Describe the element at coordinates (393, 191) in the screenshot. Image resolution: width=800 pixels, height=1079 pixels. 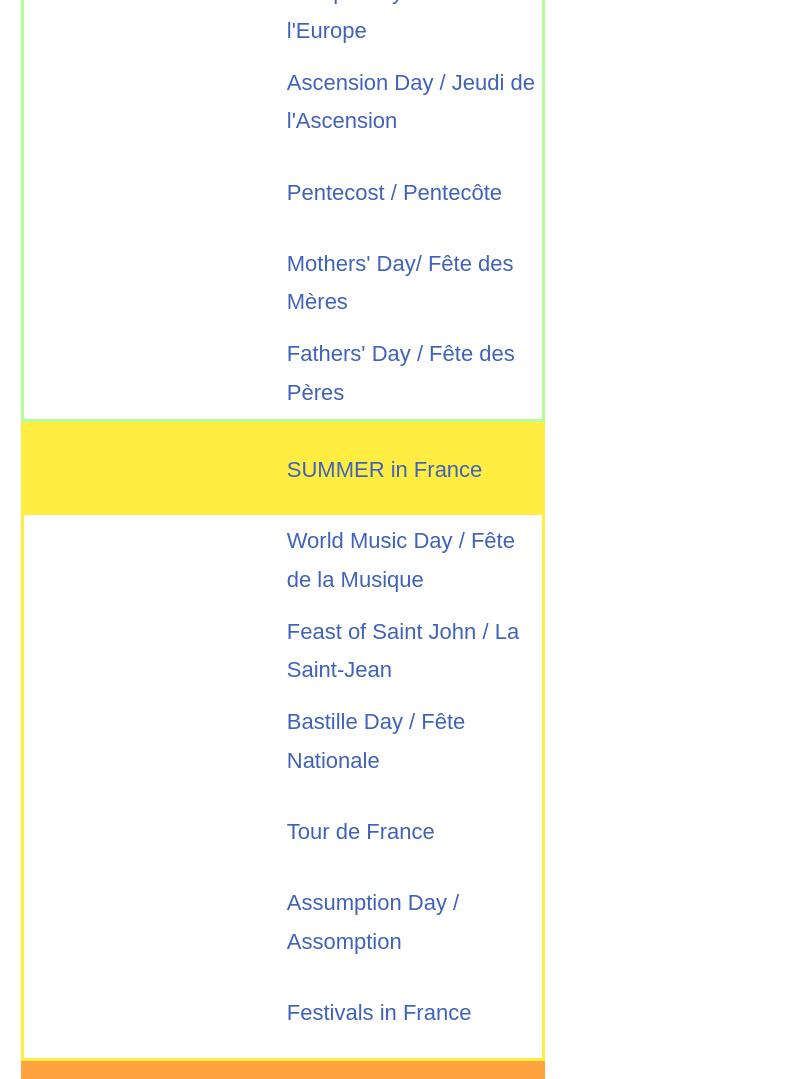
I see `'Pentecost / Pentecôte'` at that location.